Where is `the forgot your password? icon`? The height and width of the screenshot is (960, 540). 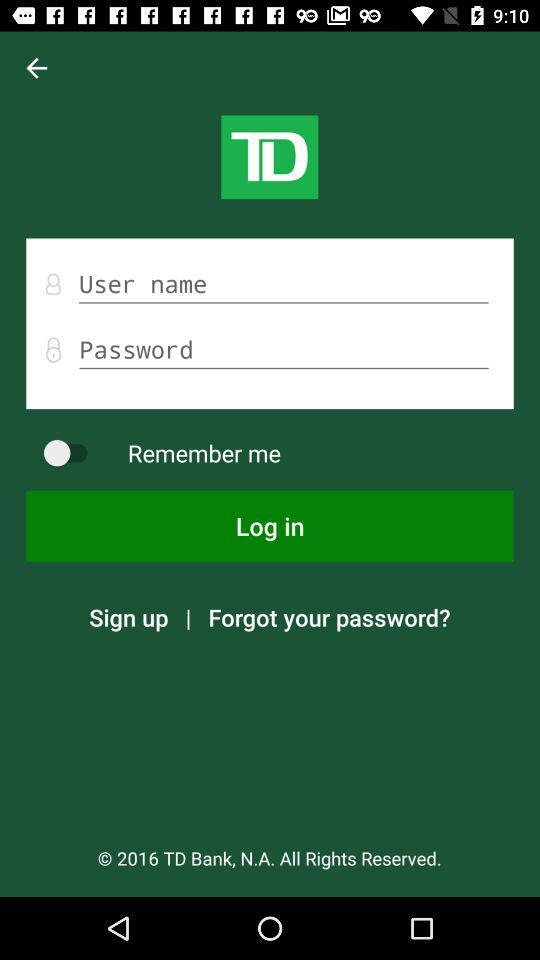
the forgot your password? icon is located at coordinates (329, 616).